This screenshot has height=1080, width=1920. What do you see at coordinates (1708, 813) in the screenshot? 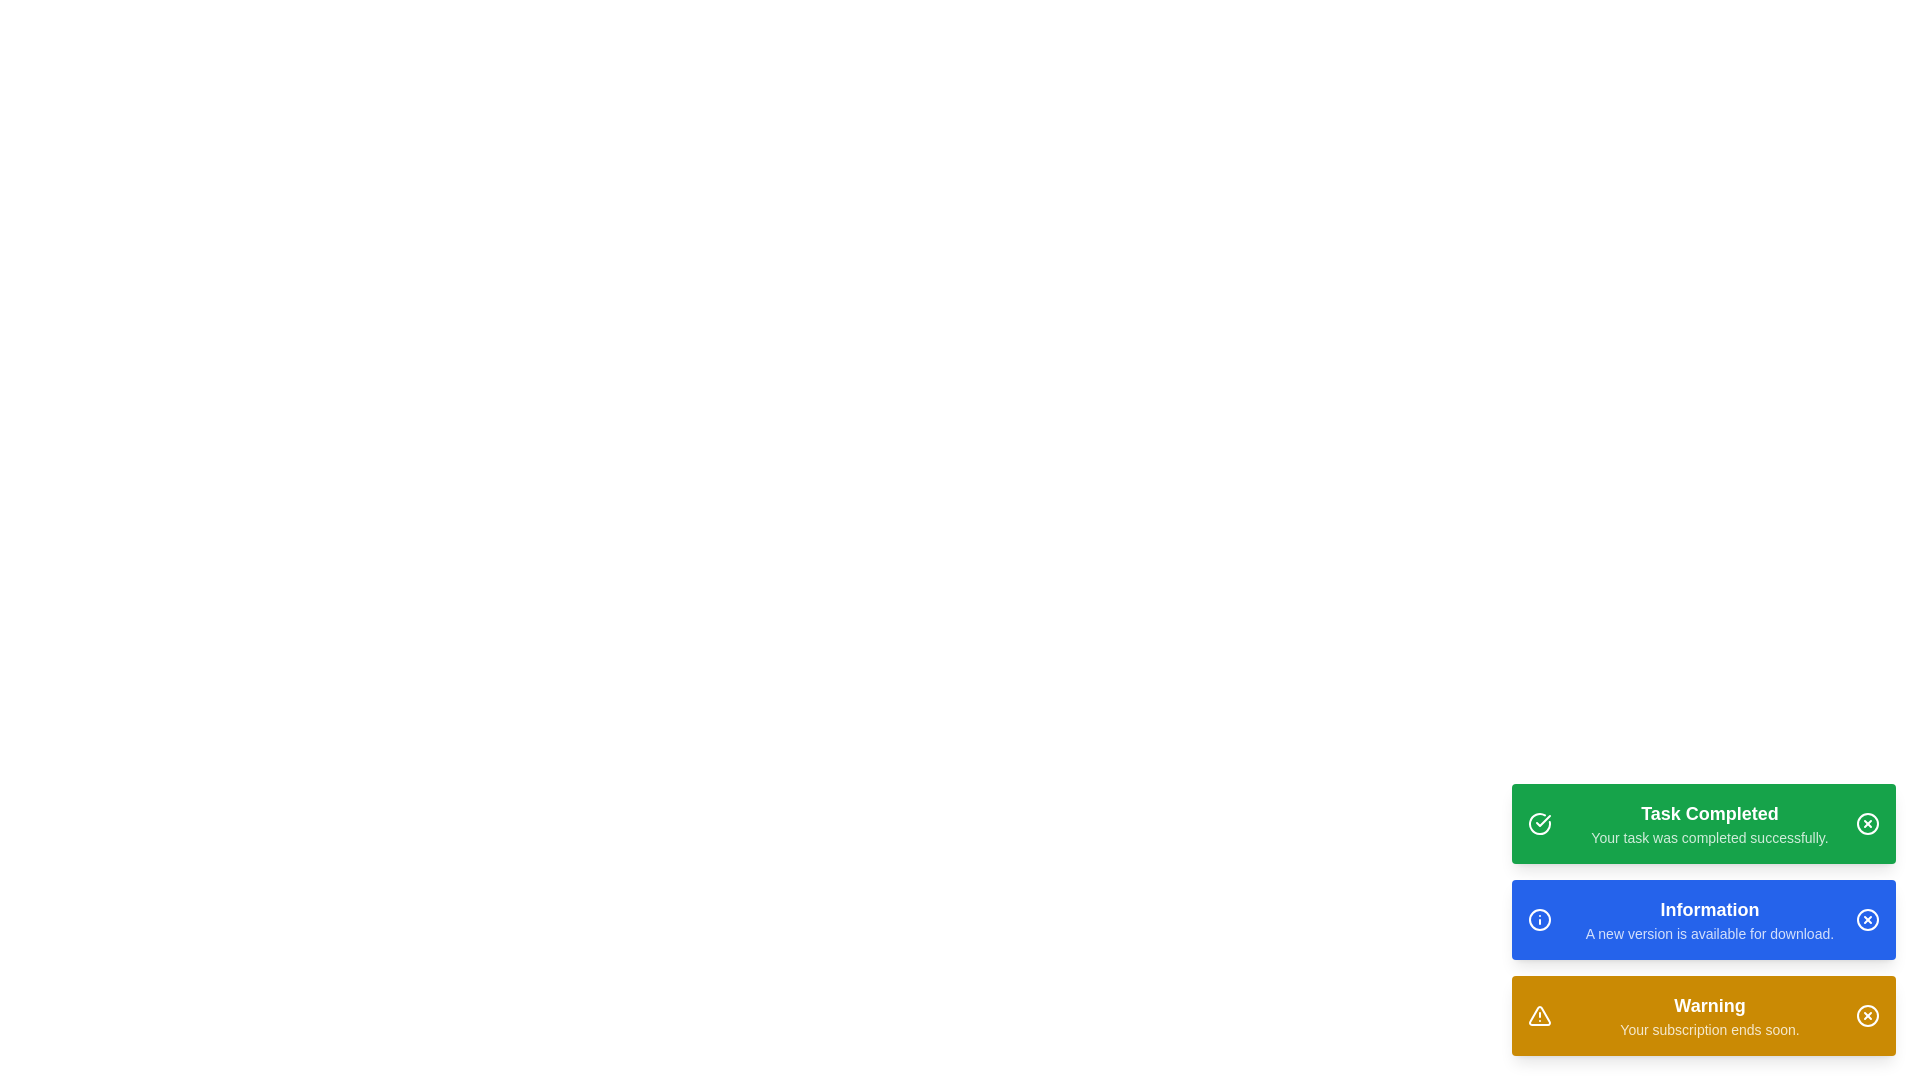
I see `the text label displaying 'Task Completed' with a bold font style and larger text size, located at the top of the notification card` at bounding box center [1708, 813].